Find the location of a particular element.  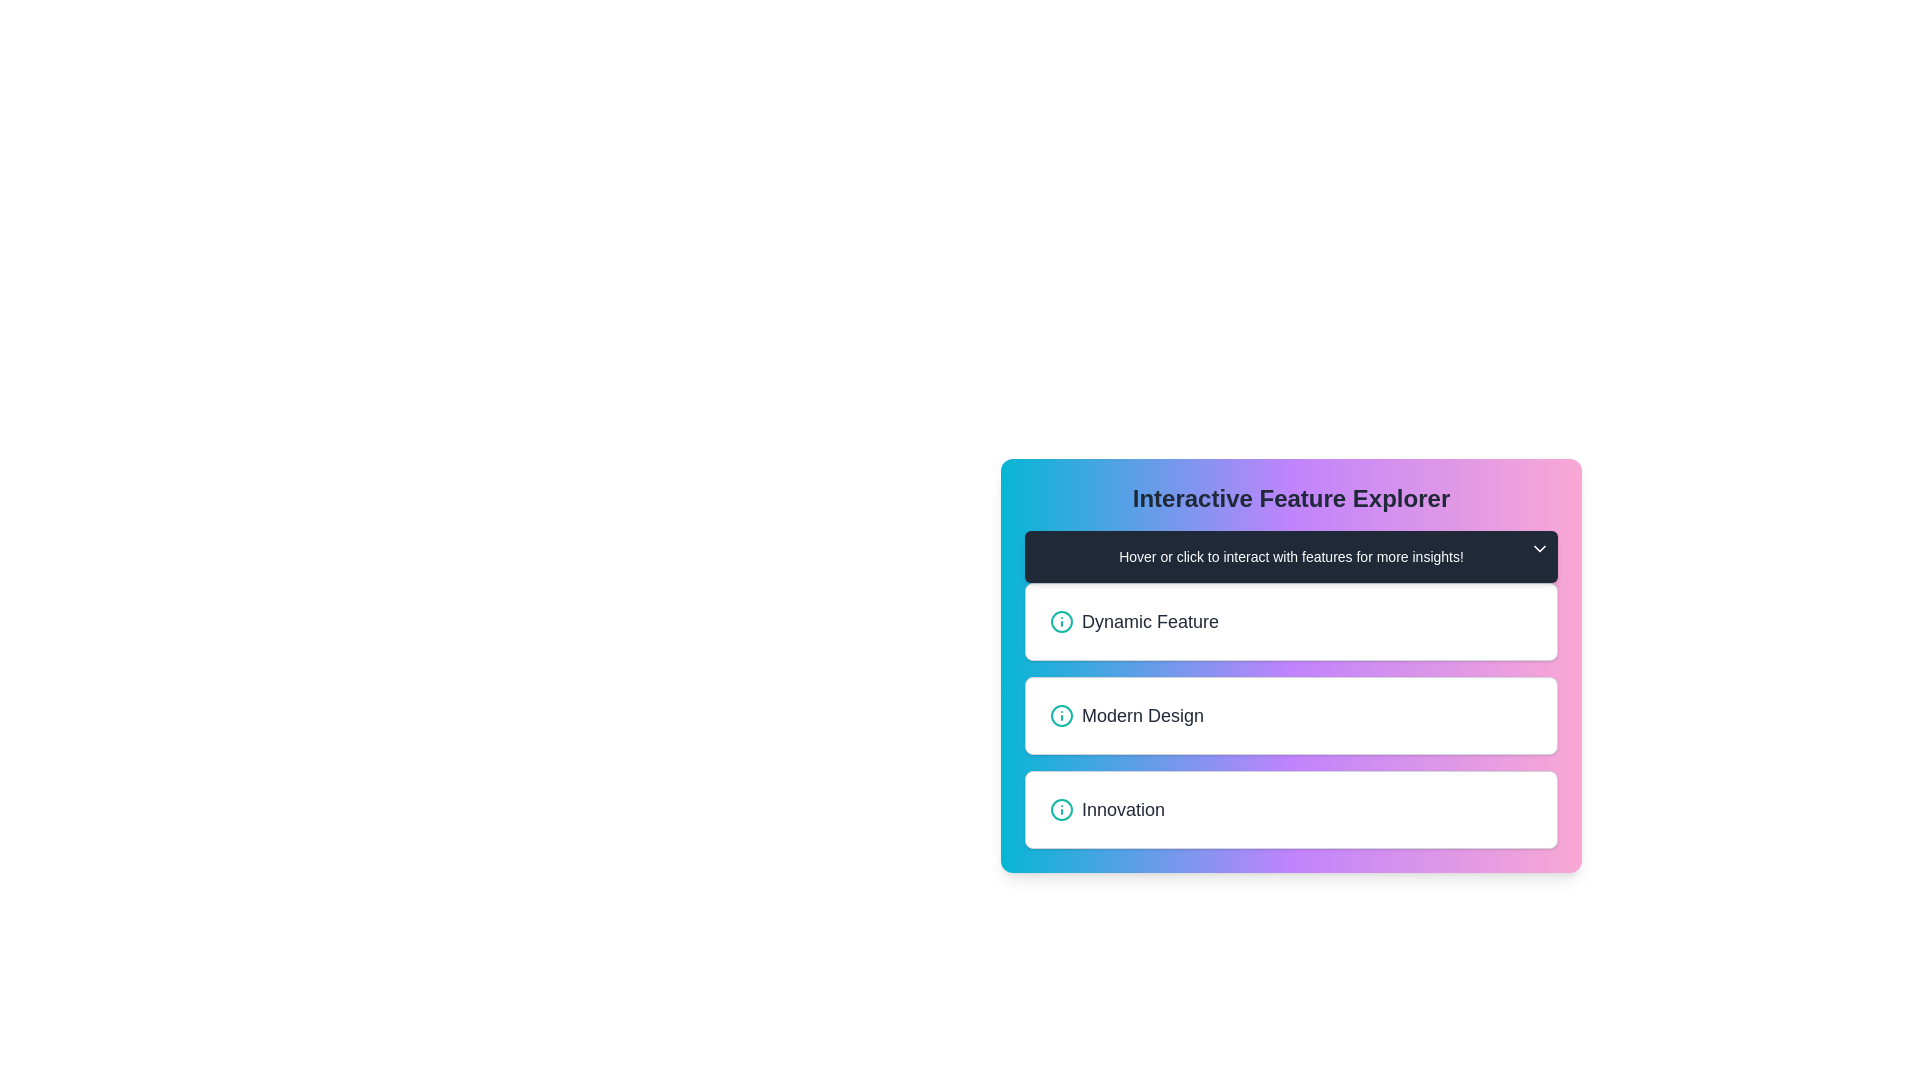

the teal-outlined circular informative icon located in the 'Dynamic Feature' section, which is positioned above the 'Modern Design' and 'Innovation' items is located at coordinates (1060, 620).